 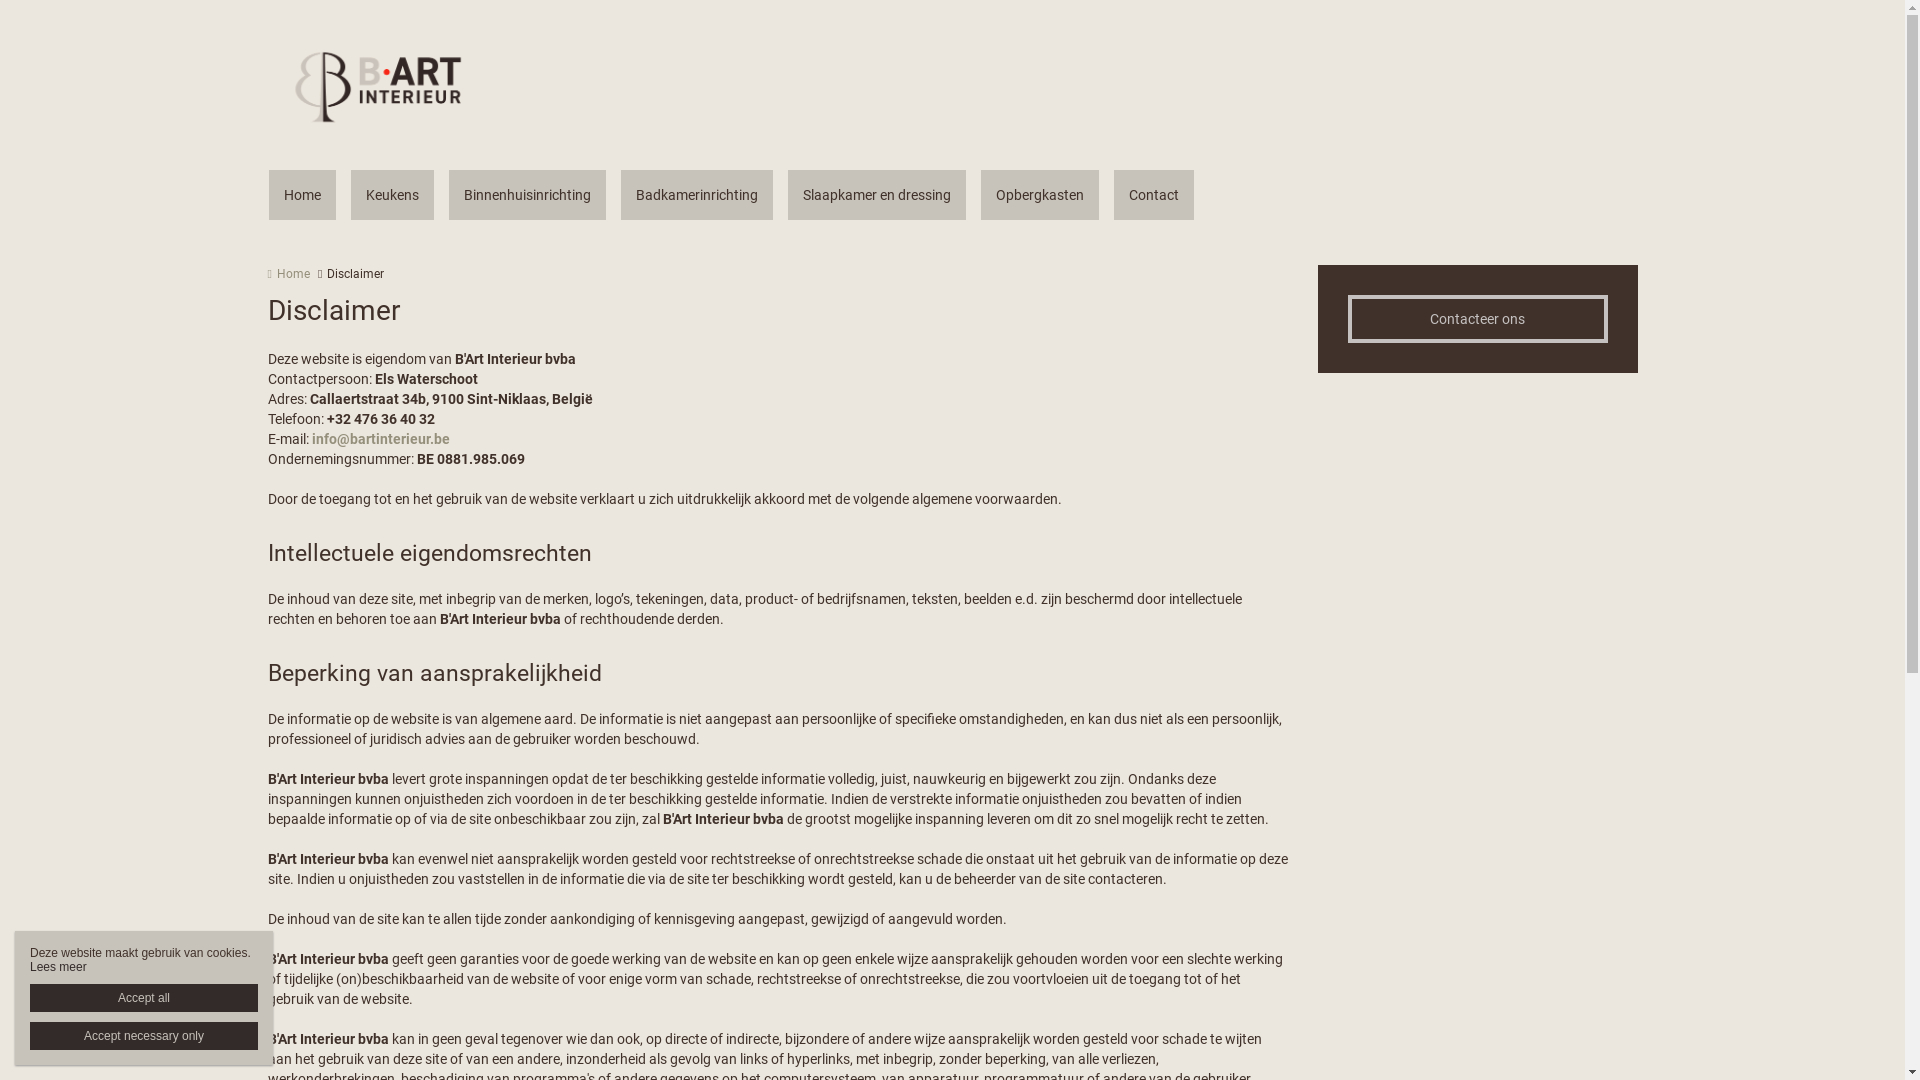 What do you see at coordinates (391, 195) in the screenshot?
I see `'Keukens'` at bounding box center [391, 195].